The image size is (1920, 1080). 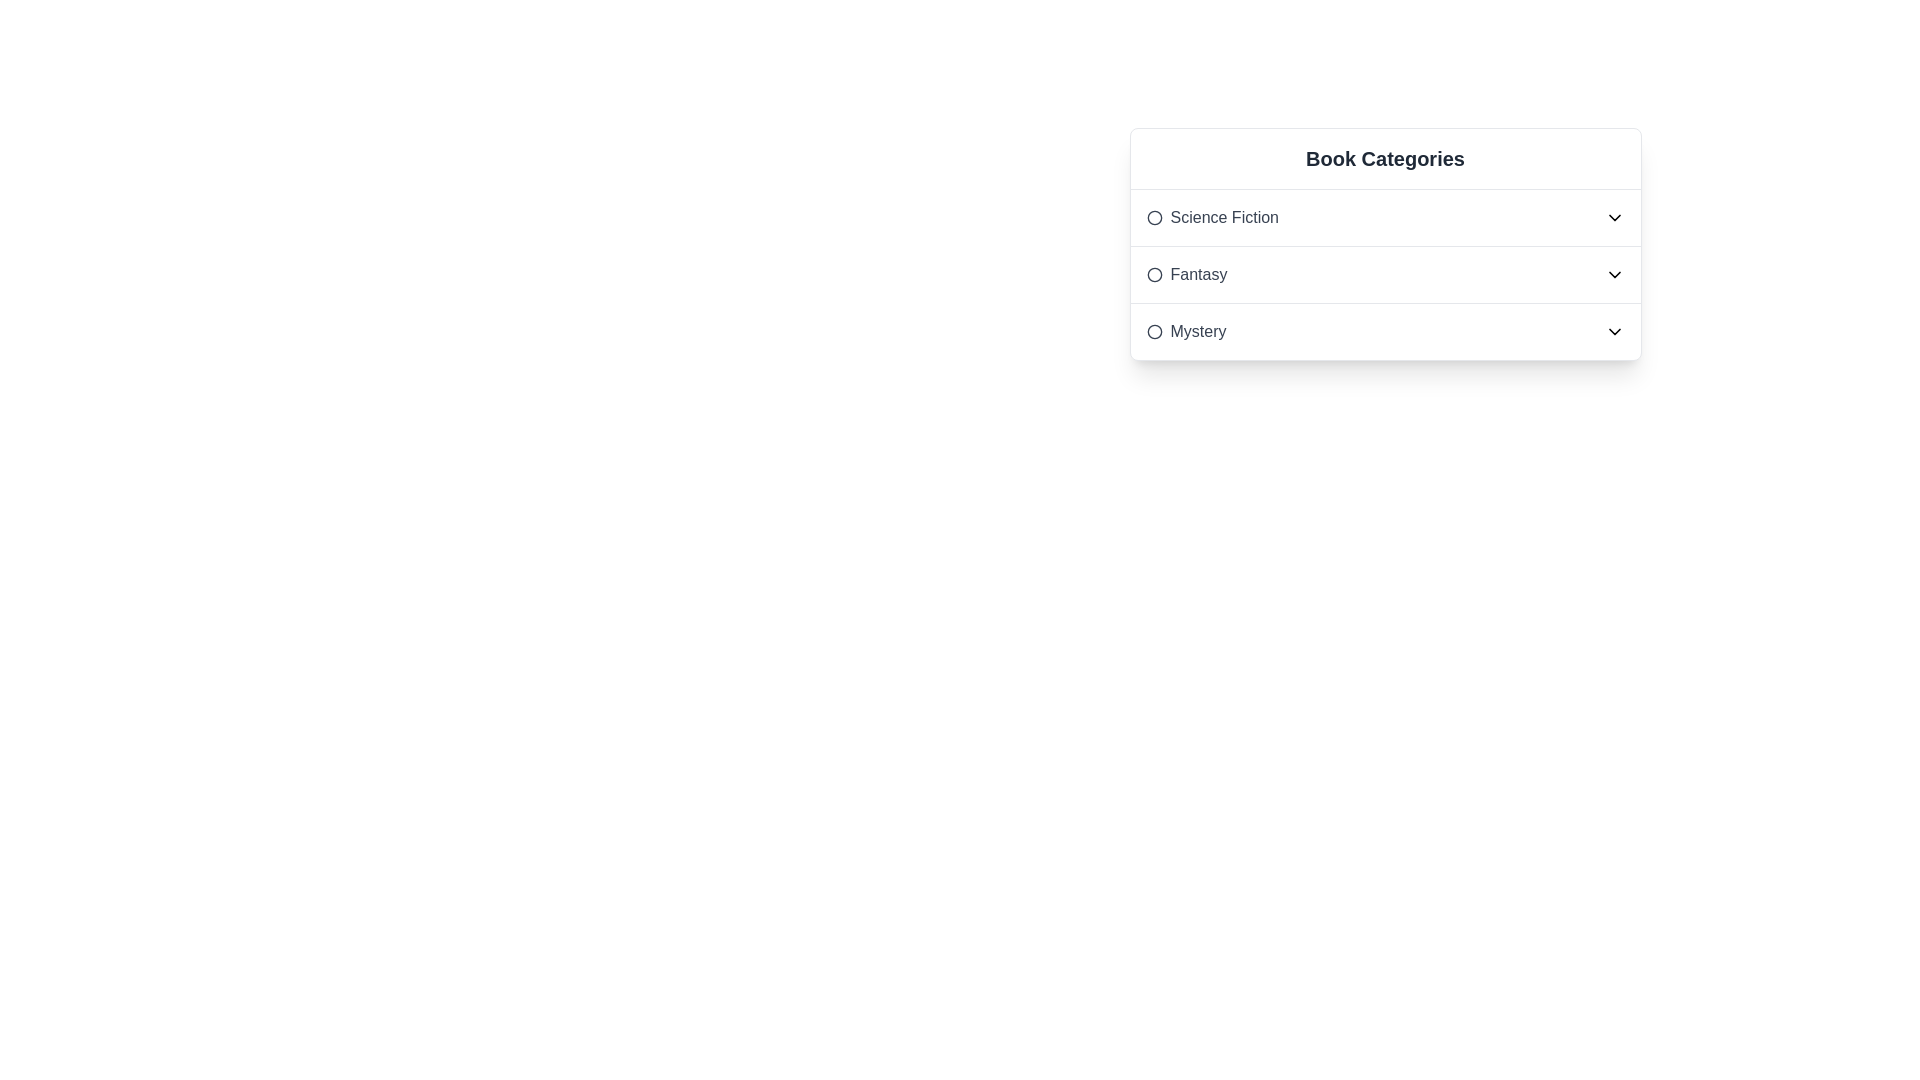 I want to click on the dropdown arrow of the 'Science Fiction' category item, so click(x=1384, y=218).